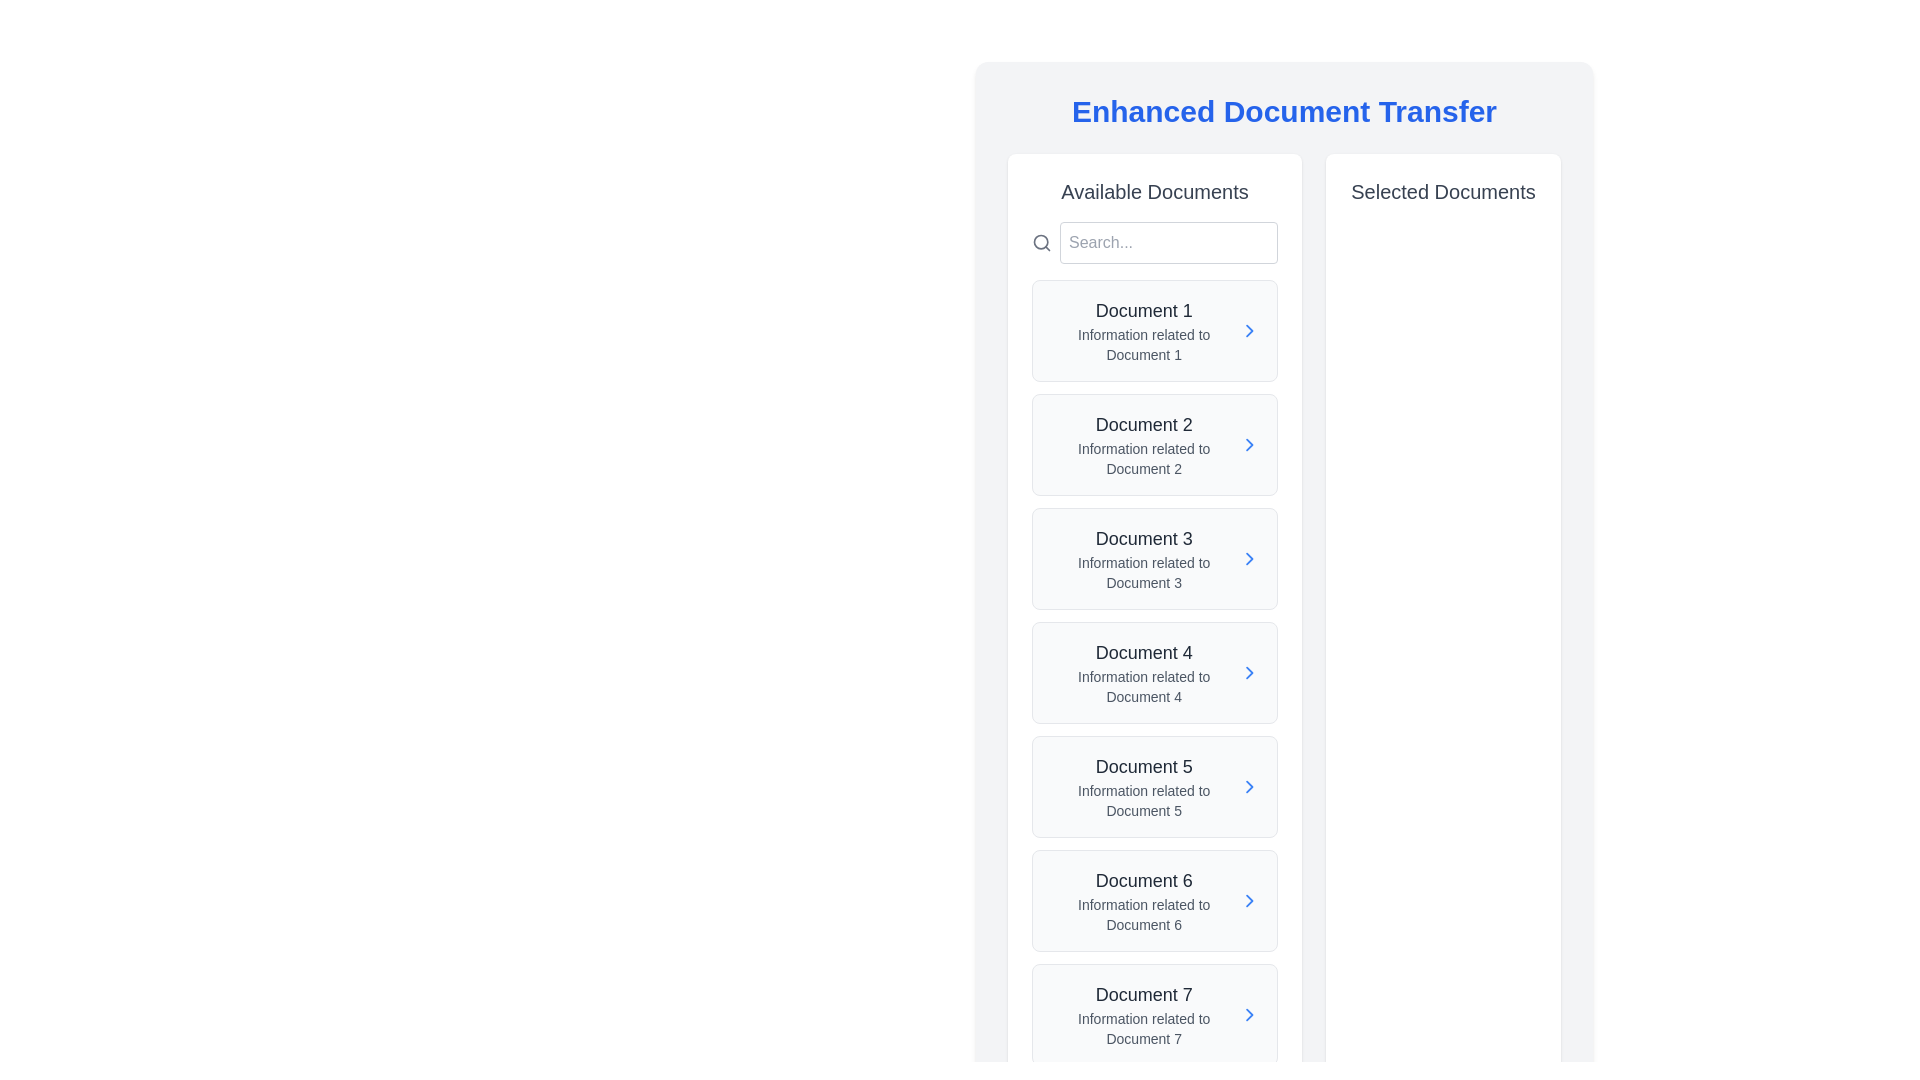 Image resolution: width=1920 pixels, height=1080 pixels. What do you see at coordinates (1144, 672) in the screenshot?
I see `the List-item component displaying 'Document 4' with the subtitle 'Information related to Document 4' in the 'Available Documents' section` at bounding box center [1144, 672].